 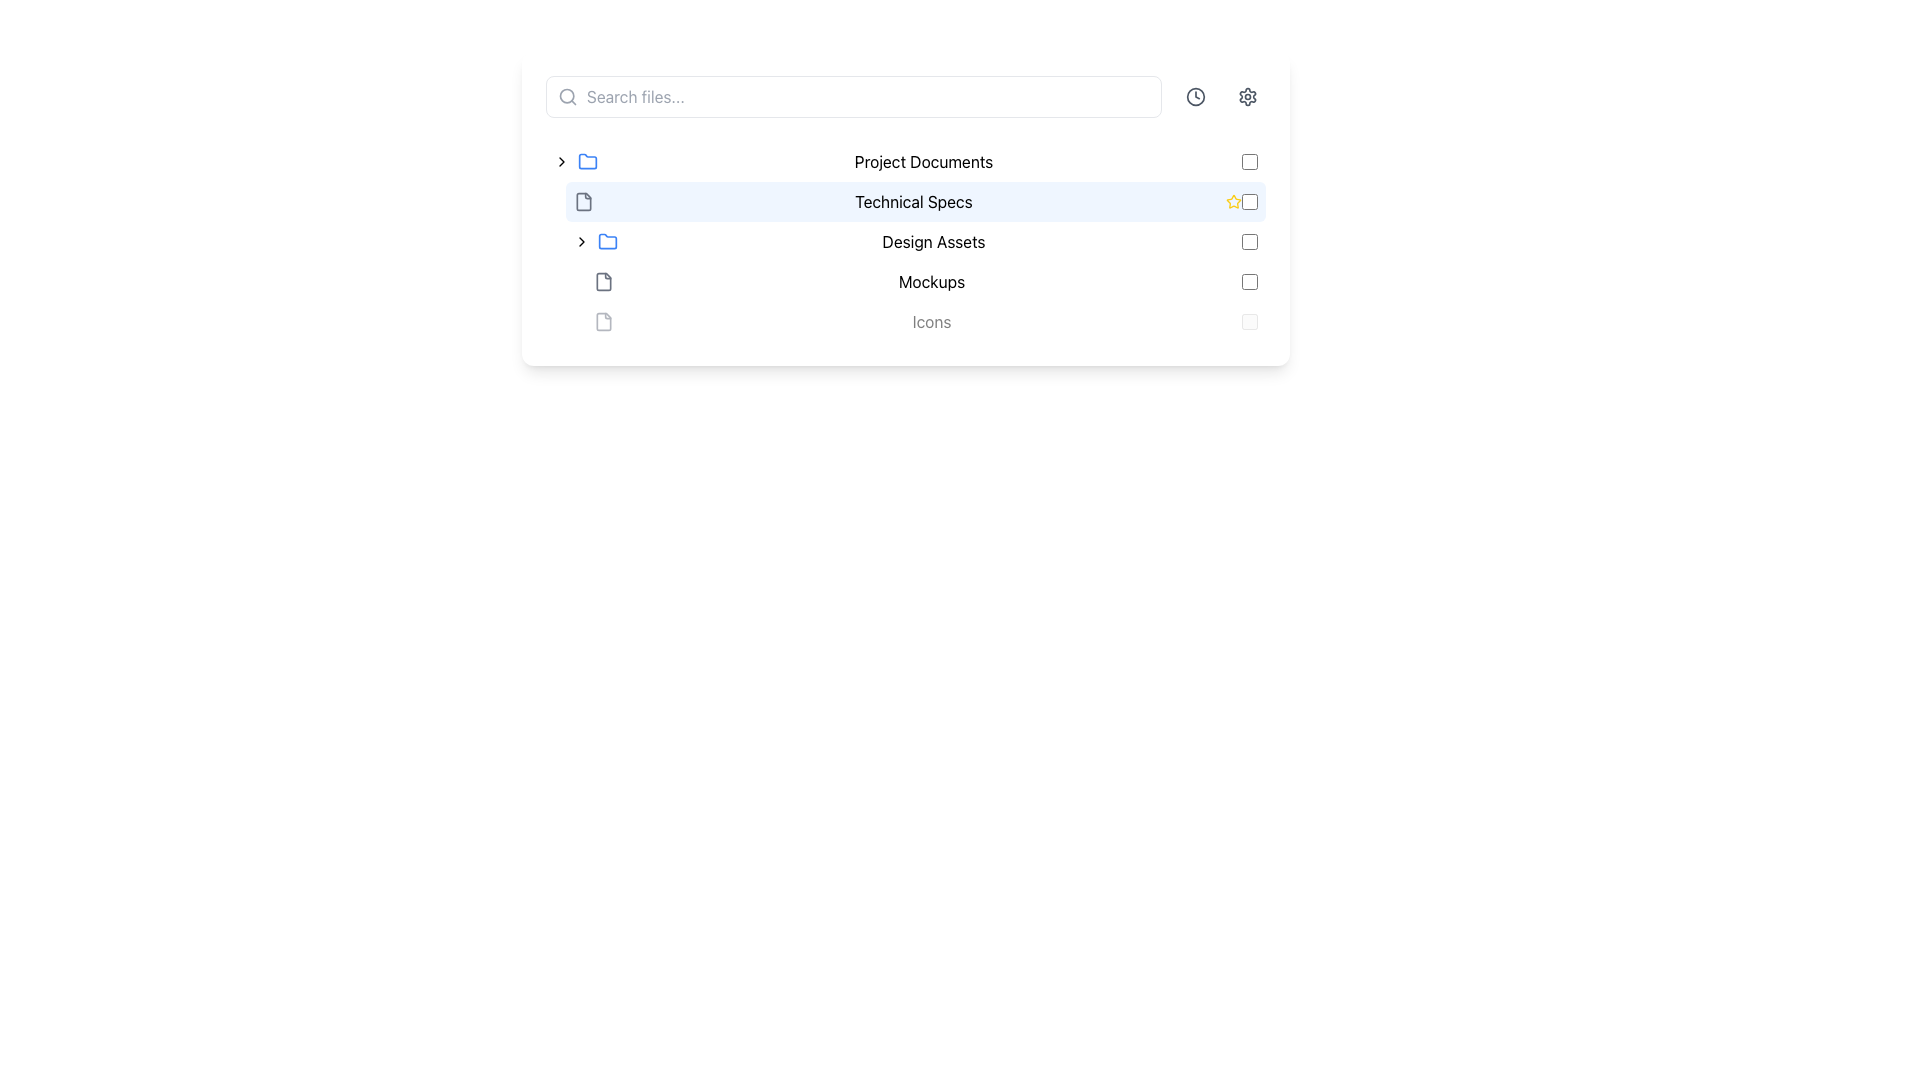 I want to click on the blue folder icon located to the left of the 'Project Documents' text, so click(x=587, y=161).